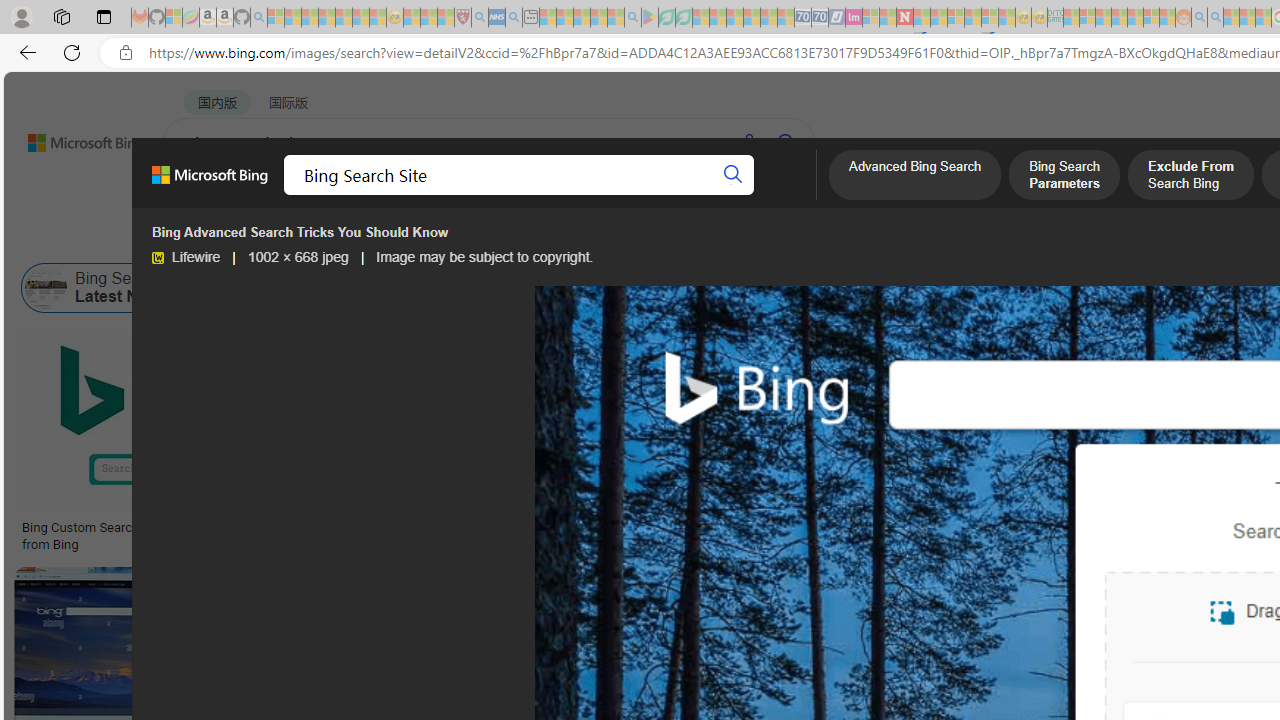  Describe the element at coordinates (185, 256) in the screenshot. I see `'Lifewire Lifewire'` at that location.